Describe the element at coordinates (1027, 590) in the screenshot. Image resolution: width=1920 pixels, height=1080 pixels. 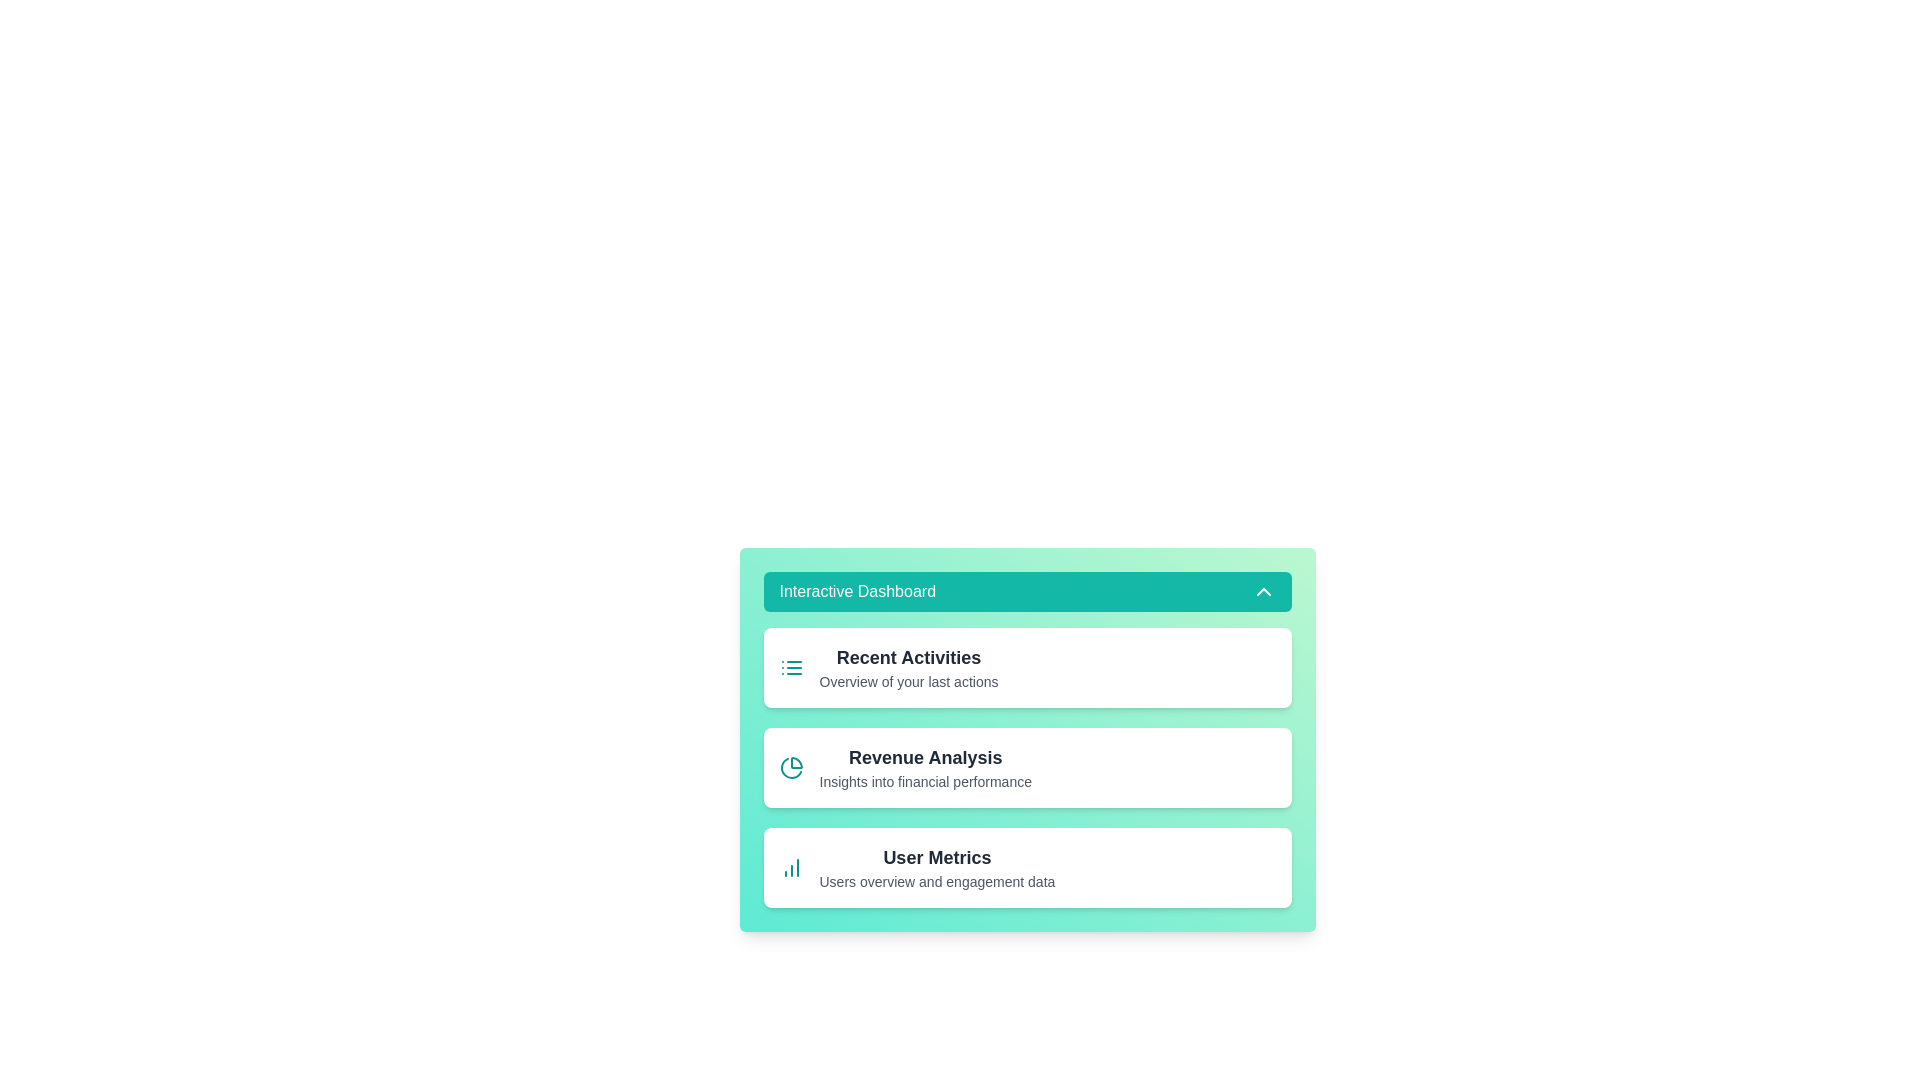
I see `the toggle button of the dashboard menu to expand or collapse it` at that location.